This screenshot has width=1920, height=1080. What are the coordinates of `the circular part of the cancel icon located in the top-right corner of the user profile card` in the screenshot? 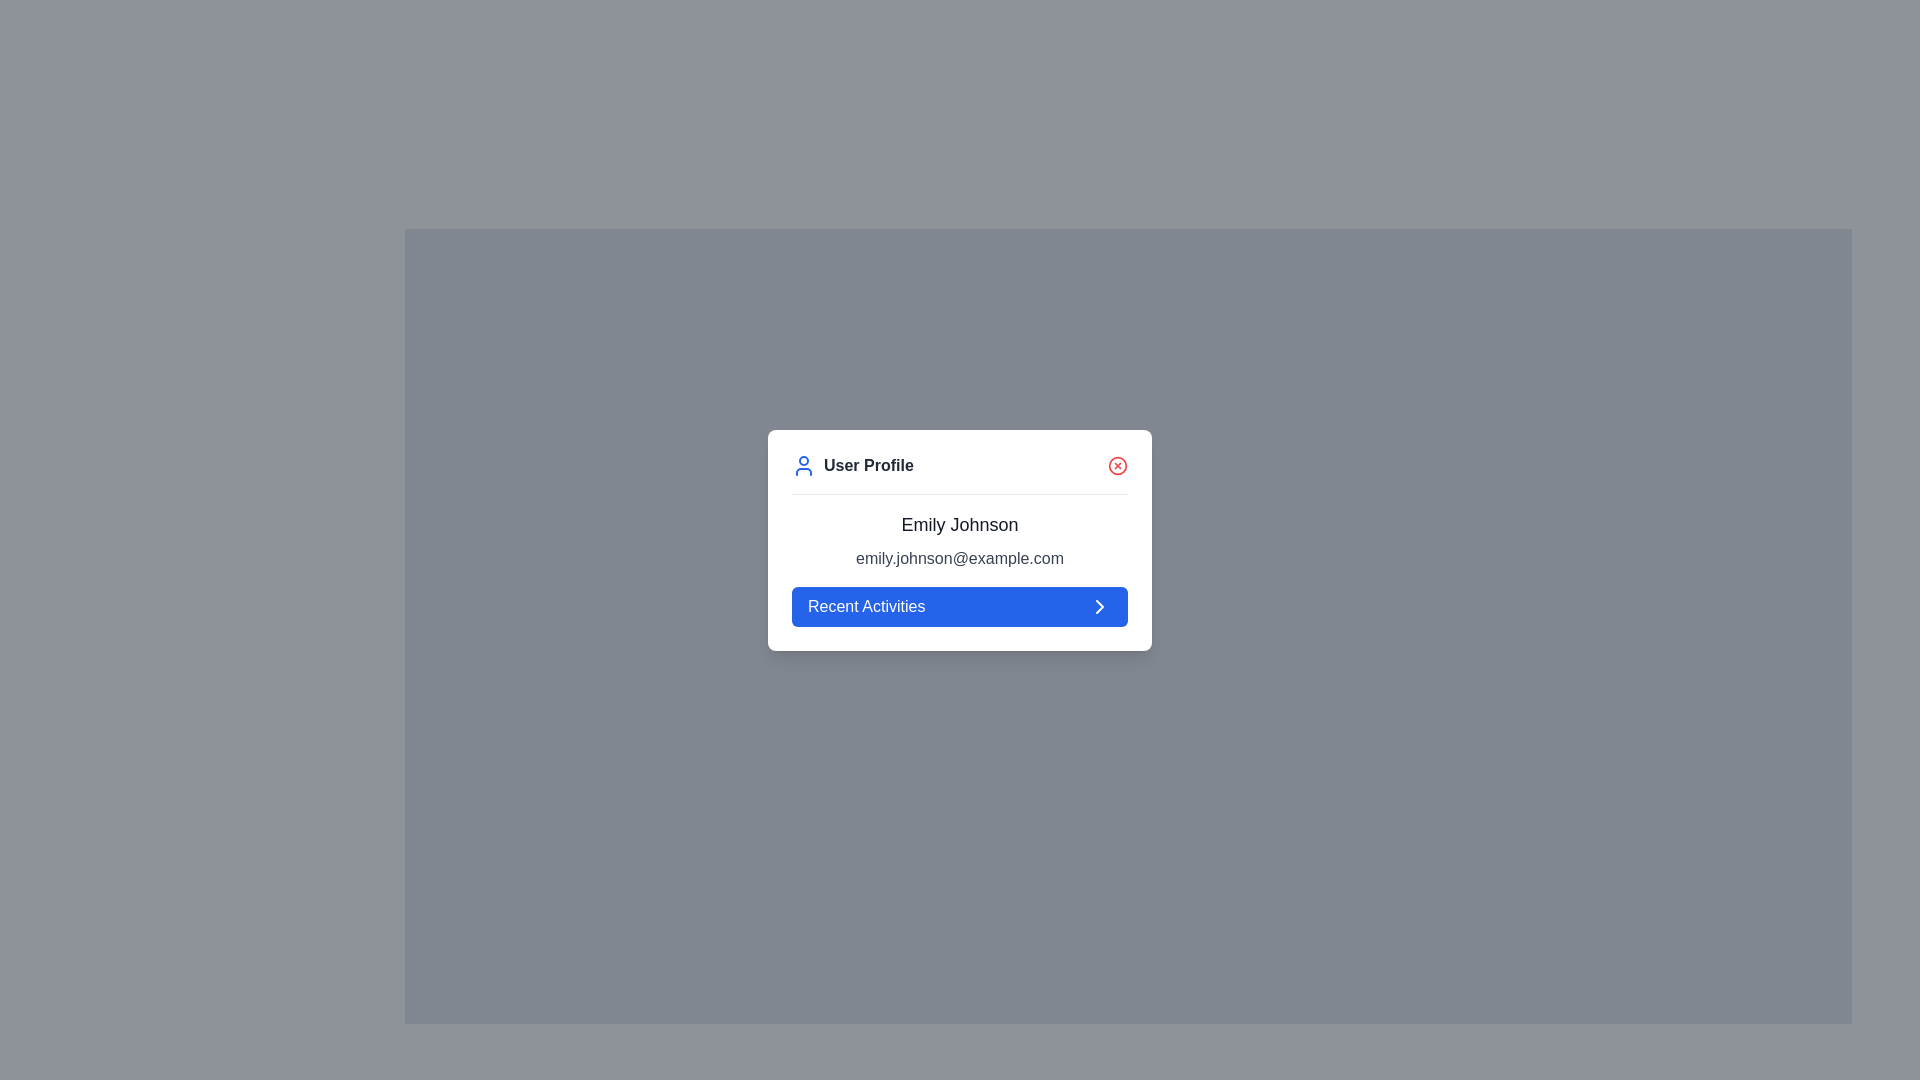 It's located at (1117, 465).